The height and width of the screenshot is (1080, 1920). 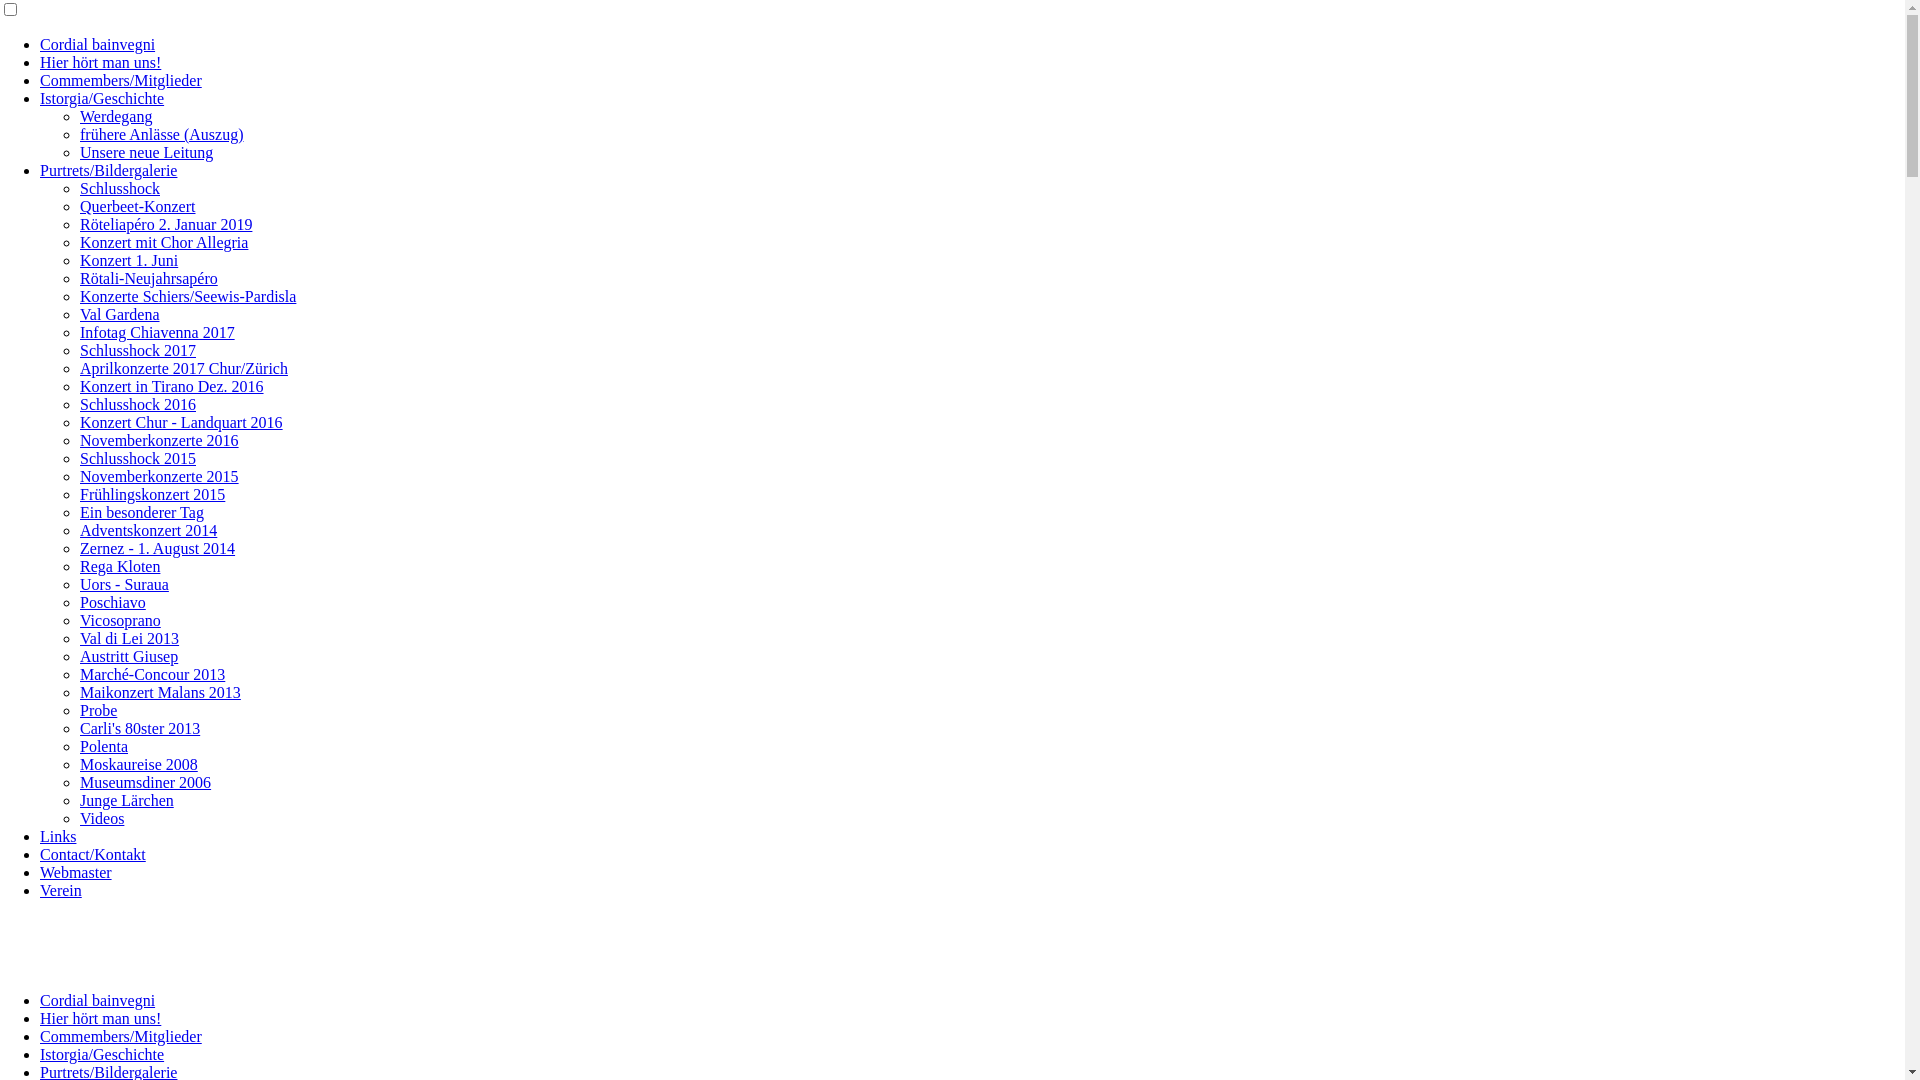 I want to click on 'Webmaster', so click(x=76, y=871).